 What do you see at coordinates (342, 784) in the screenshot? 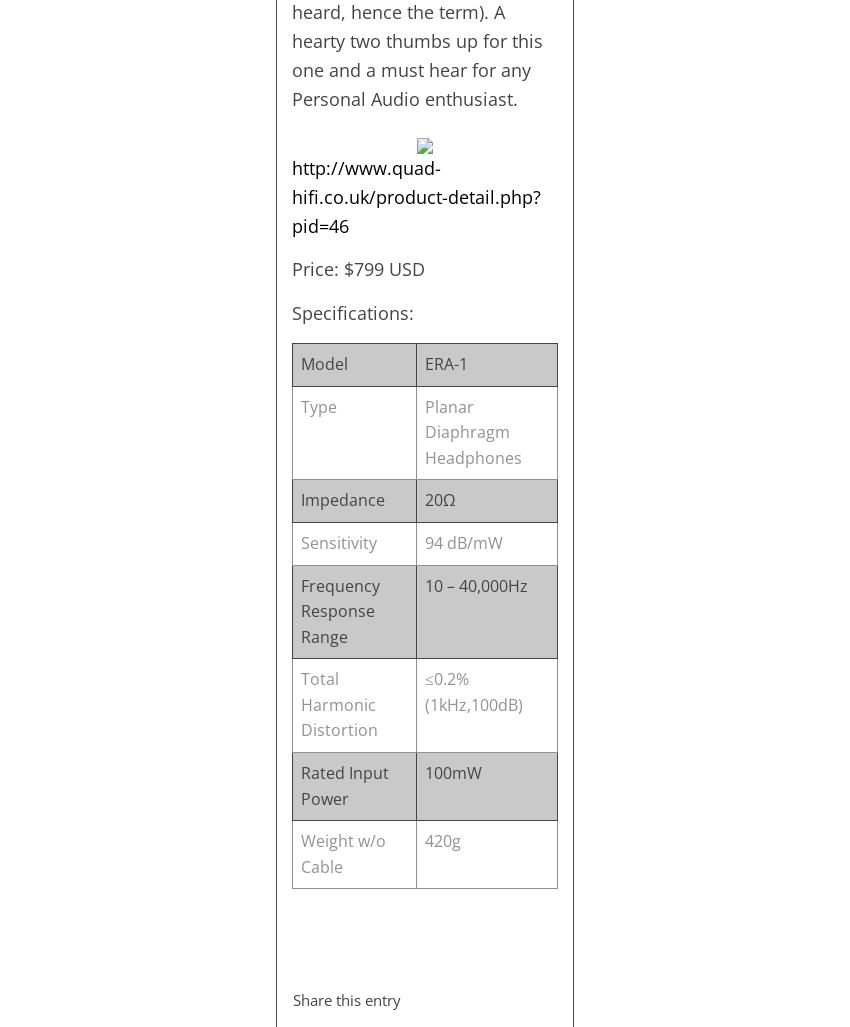
I see `'Rated Input Power'` at bounding box center [342, 784].